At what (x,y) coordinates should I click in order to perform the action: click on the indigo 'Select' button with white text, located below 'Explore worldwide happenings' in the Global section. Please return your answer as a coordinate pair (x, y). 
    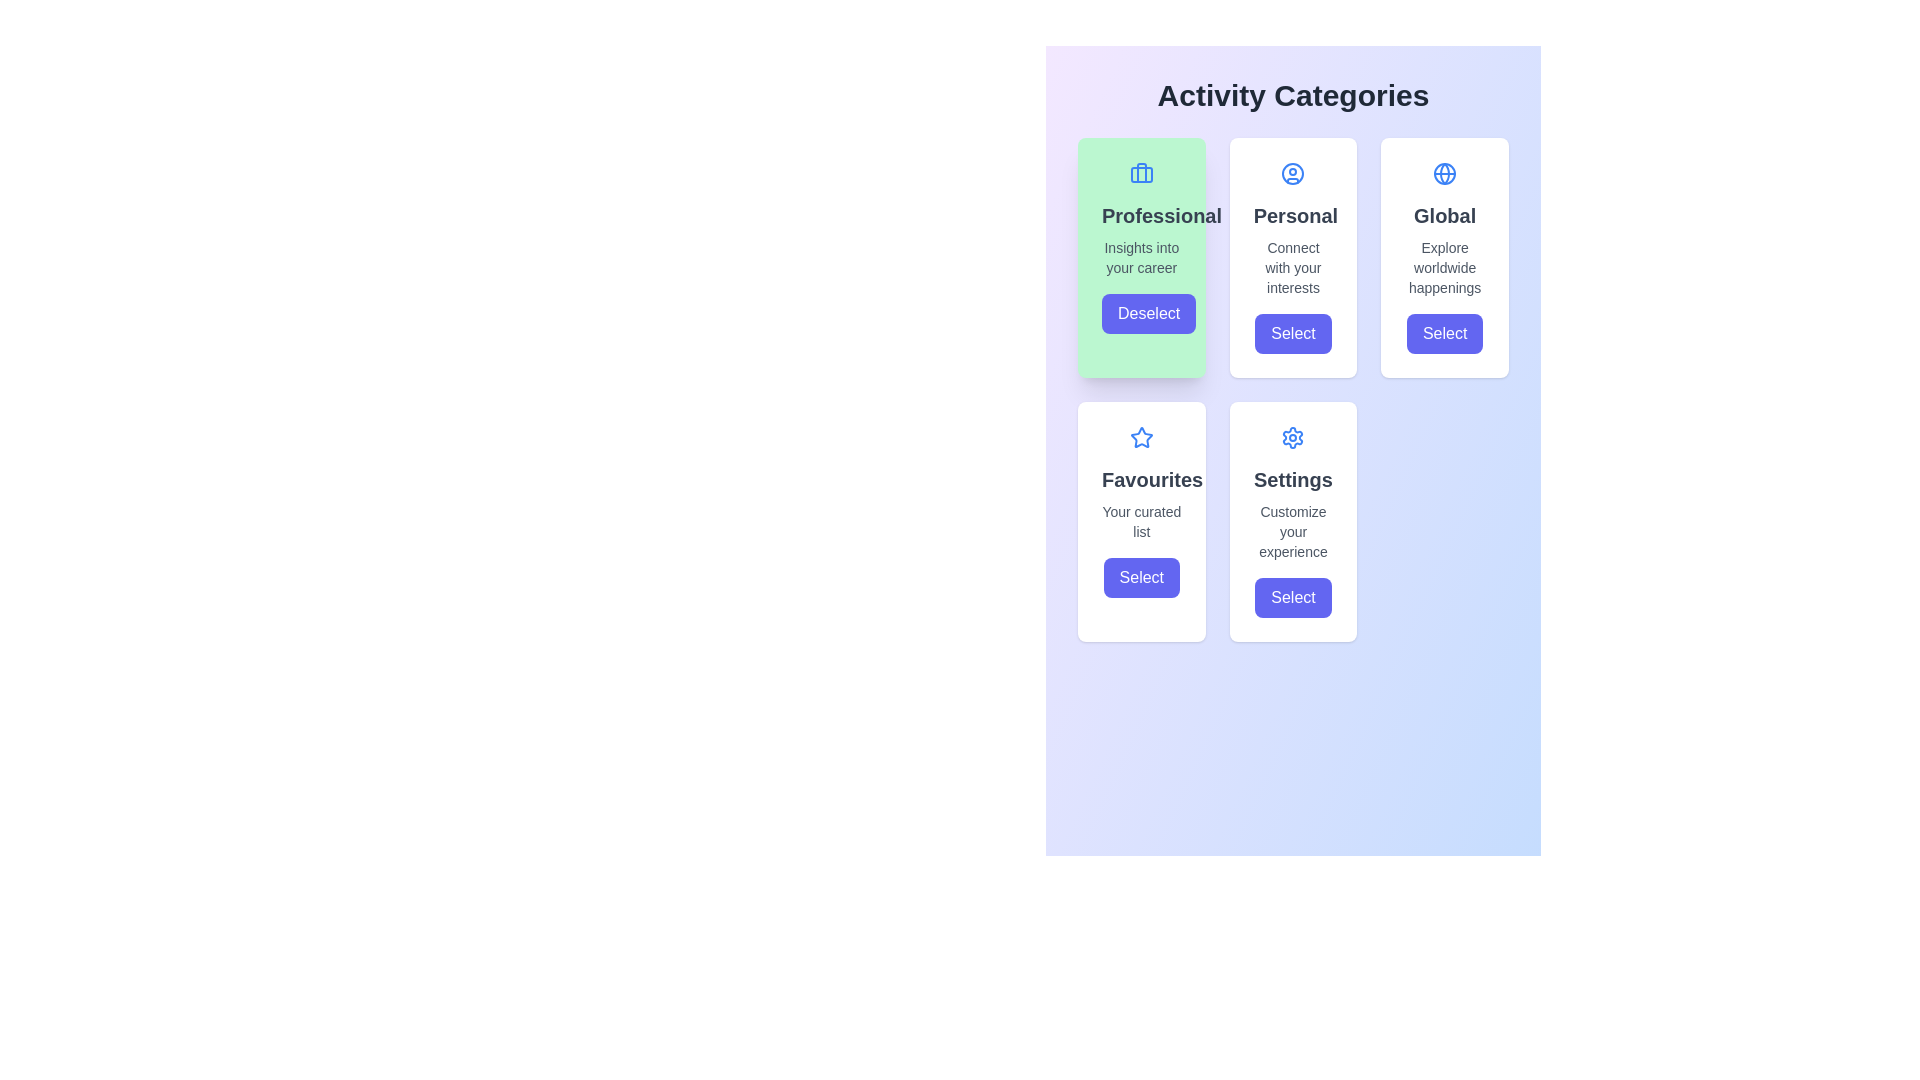
    Looking at the image, I should click on (1445, 333).